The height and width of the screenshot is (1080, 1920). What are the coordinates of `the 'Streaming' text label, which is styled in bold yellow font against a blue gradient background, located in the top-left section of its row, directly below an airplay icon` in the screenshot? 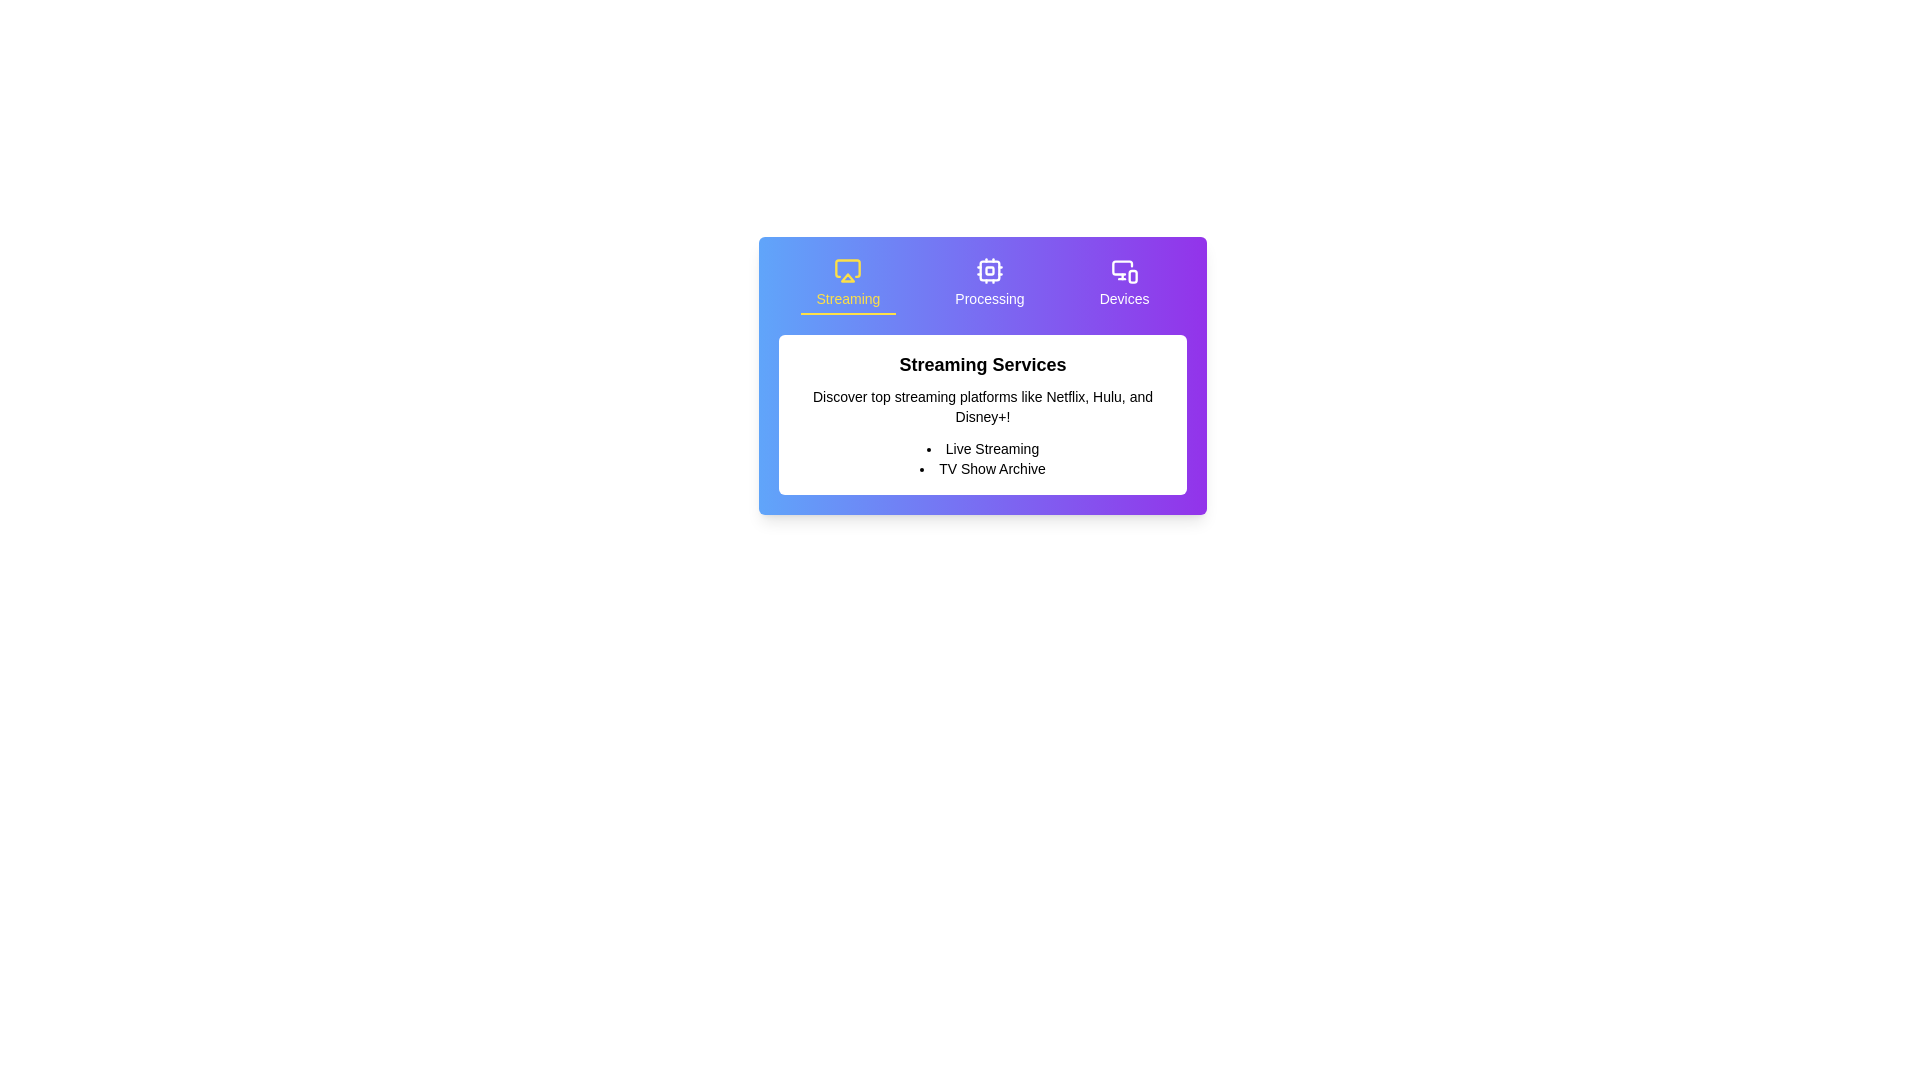 It's located at (848, 299).